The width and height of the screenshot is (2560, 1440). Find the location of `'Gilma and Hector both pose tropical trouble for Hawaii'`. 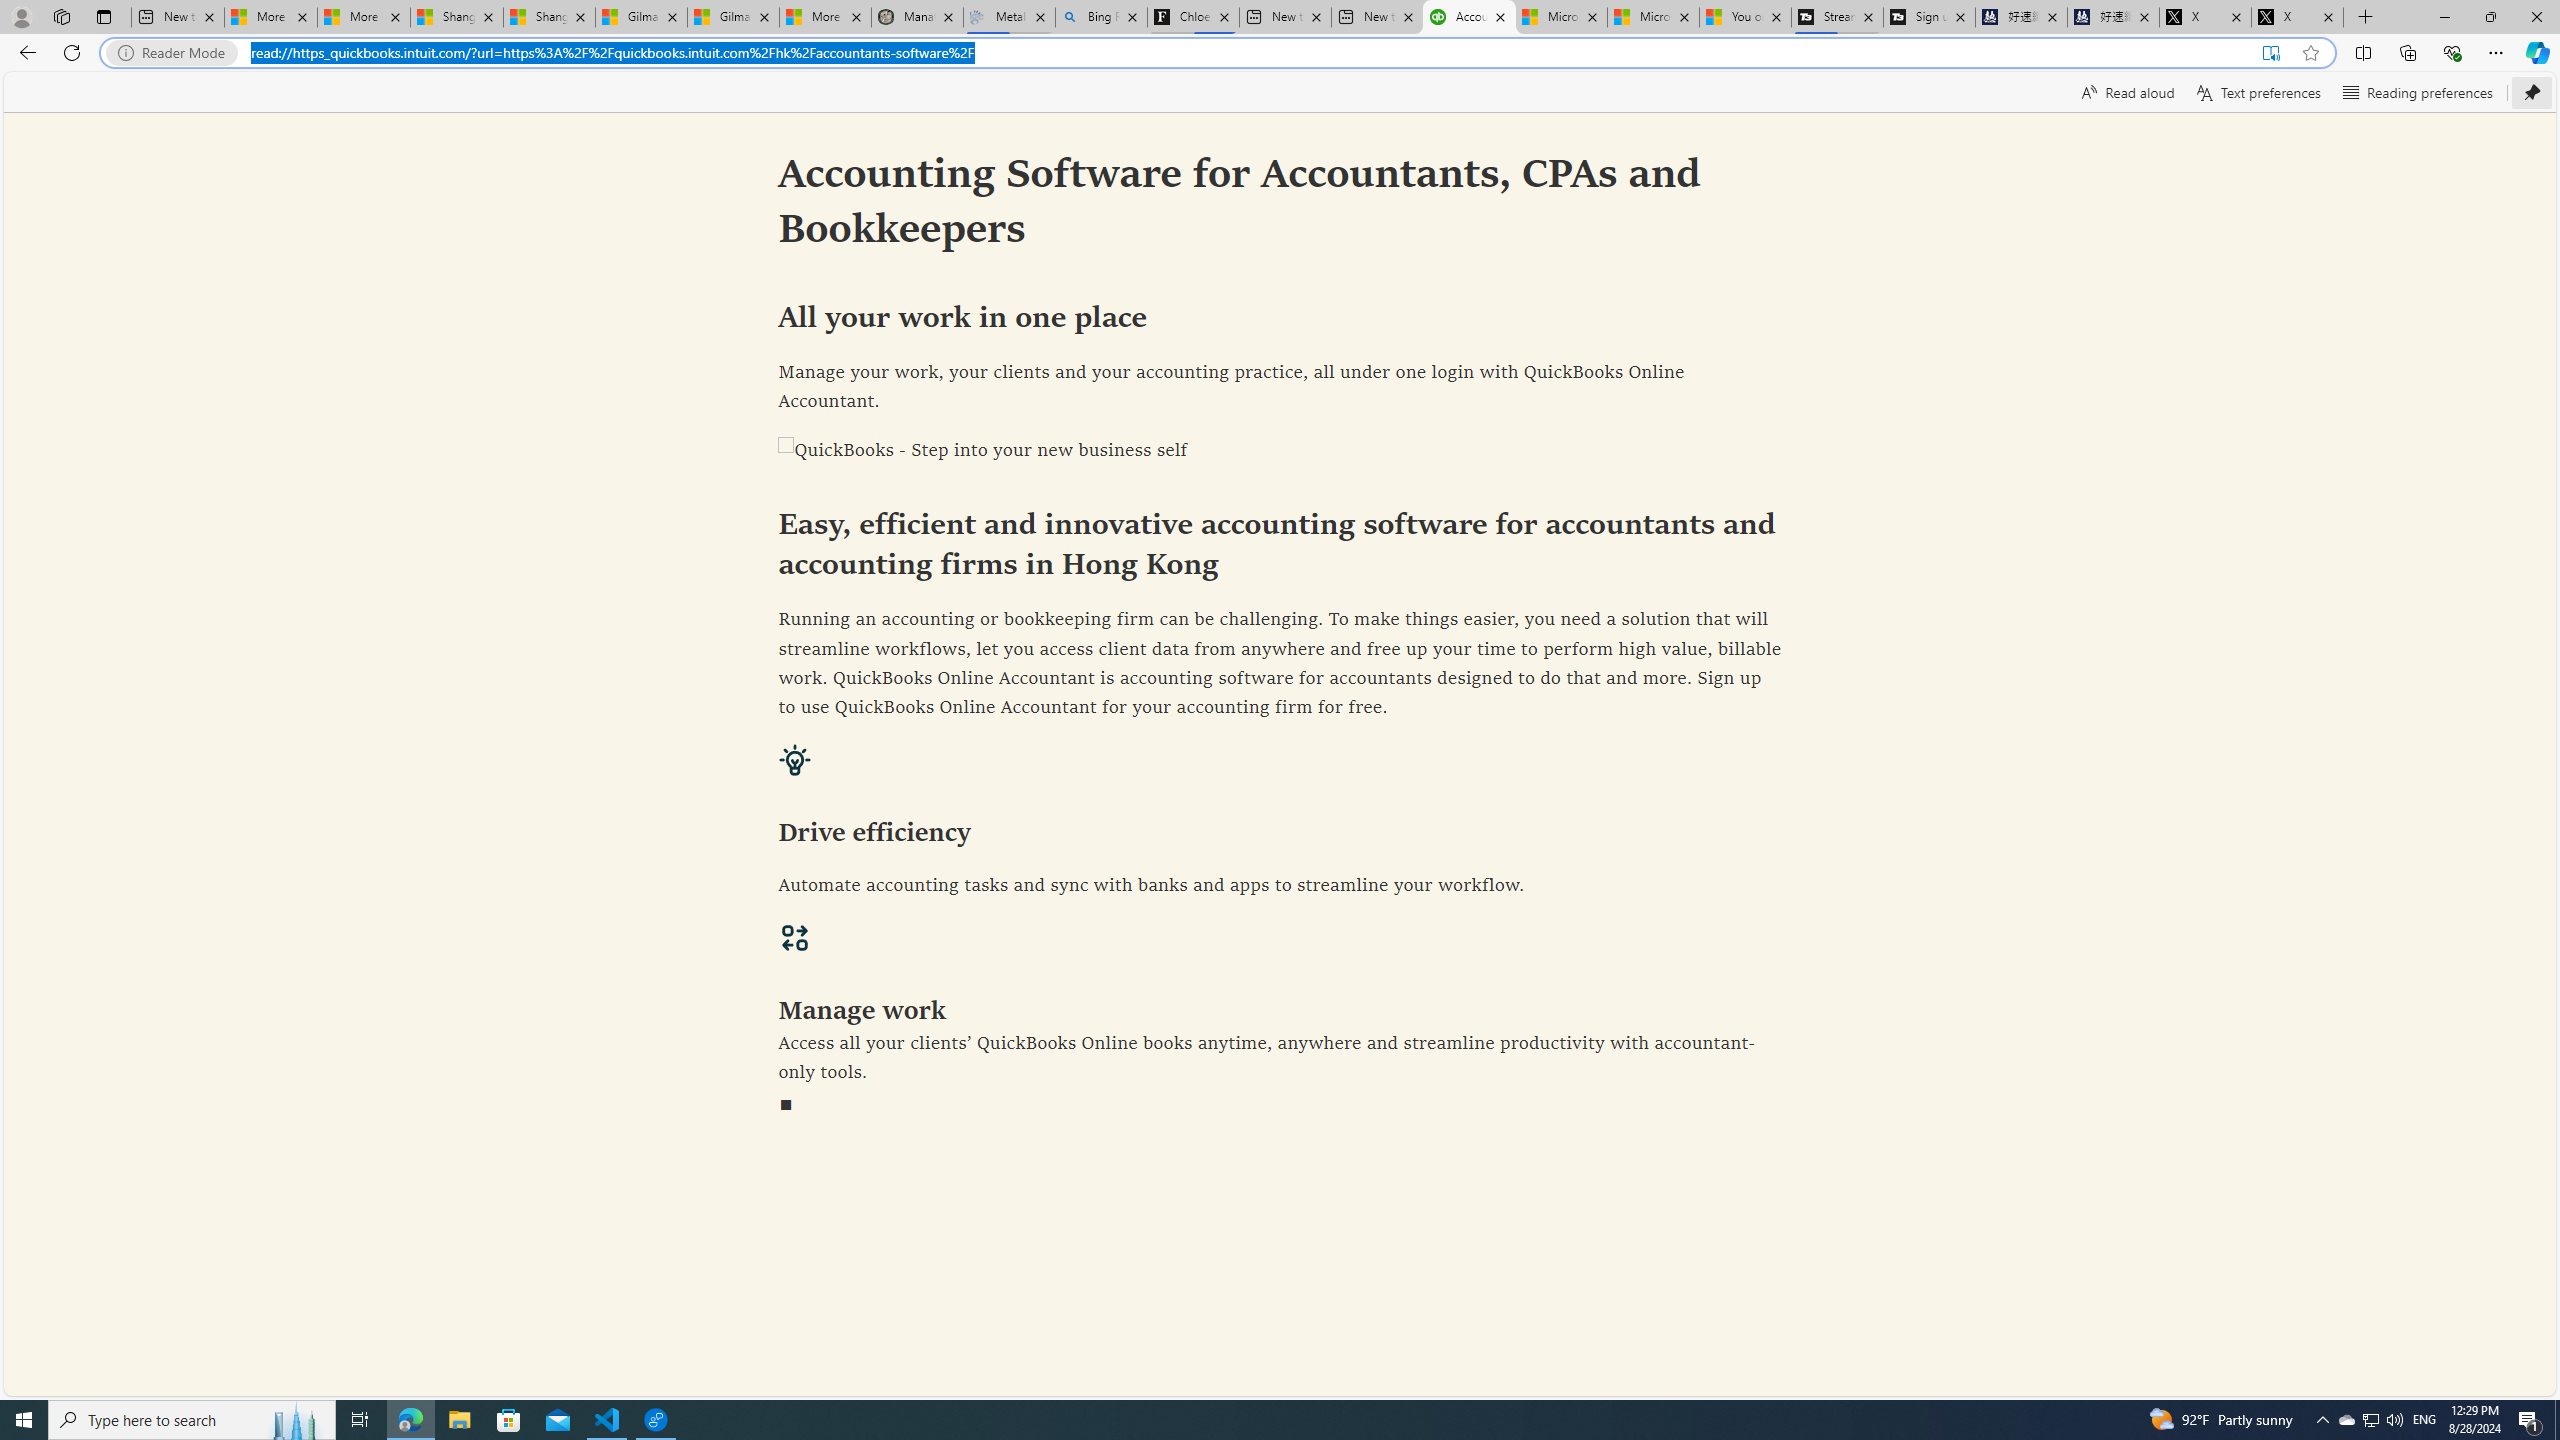

'Gilma and Hector both pose tropical trouble for Hawaii' is located at coordinates (733, 16).